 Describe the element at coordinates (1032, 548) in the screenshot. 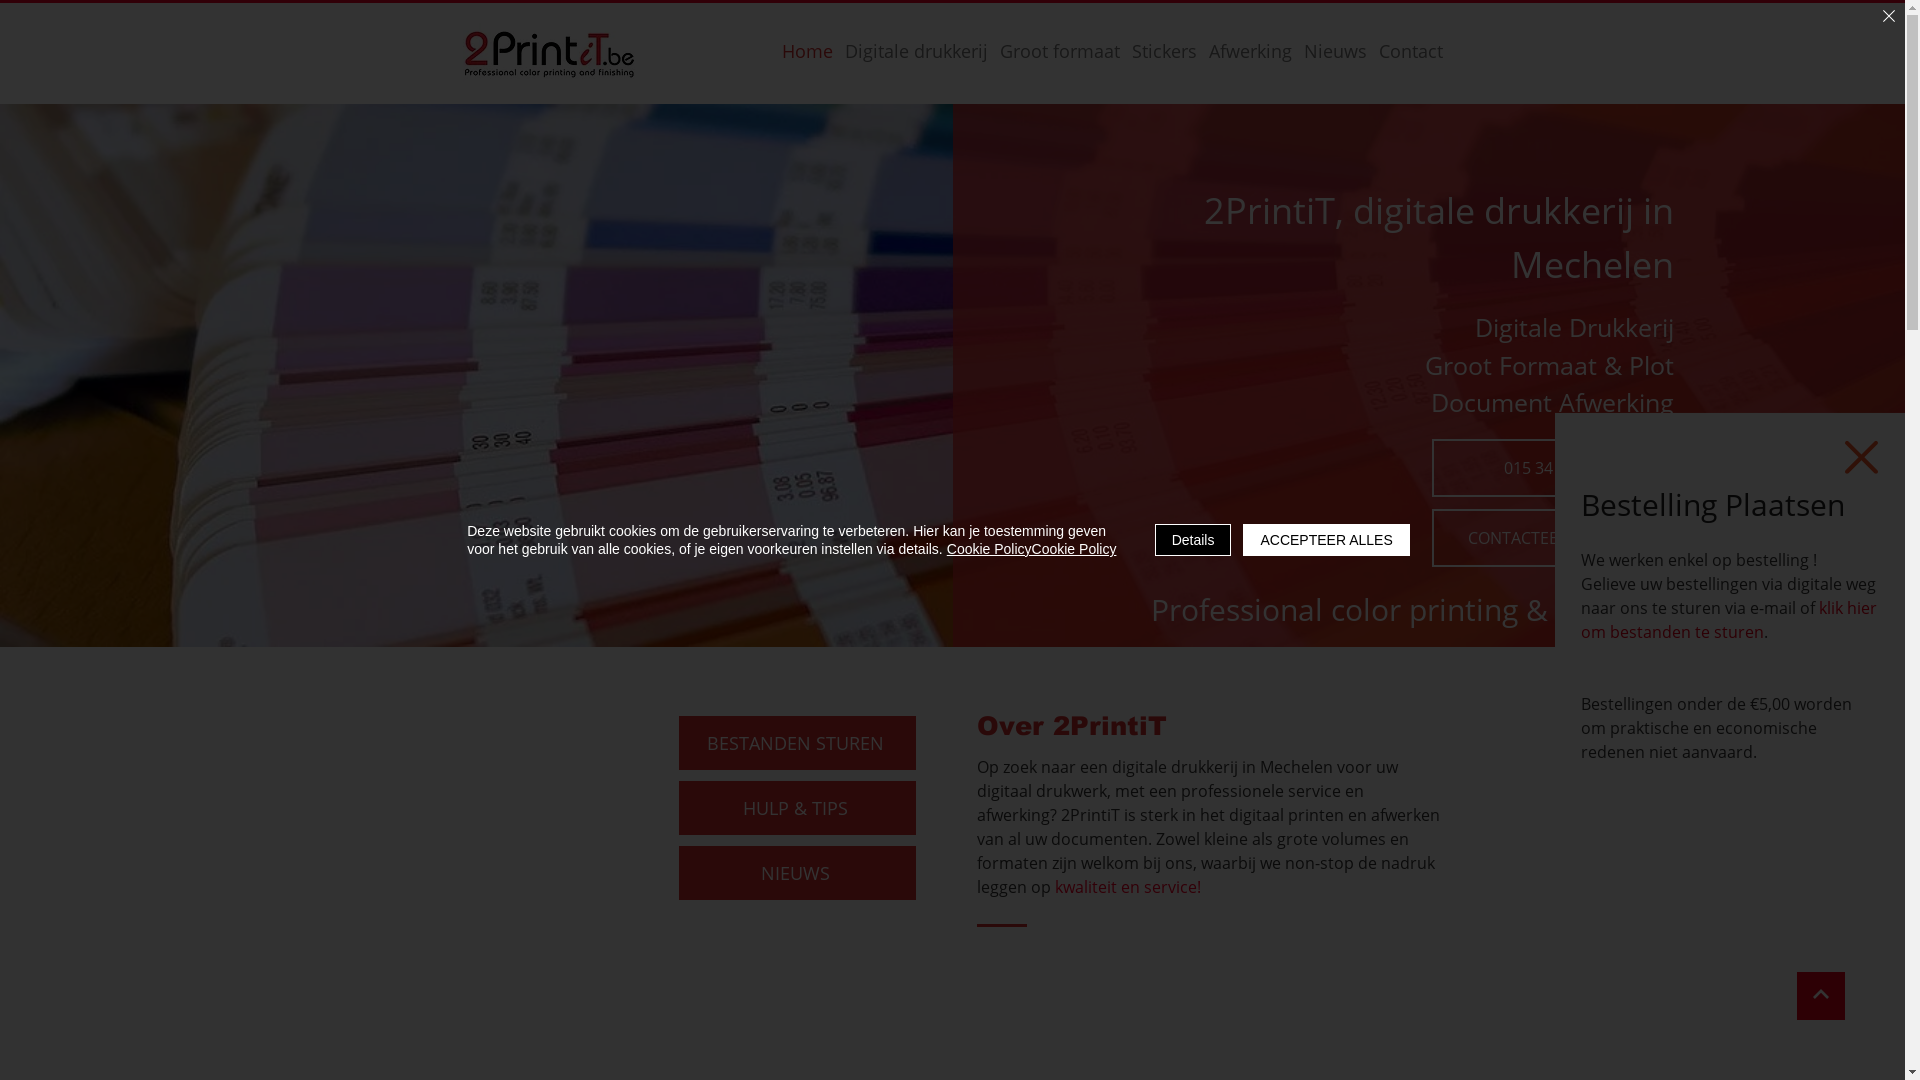

I see `'Cookie PolicyCookie Policy'` at that location.